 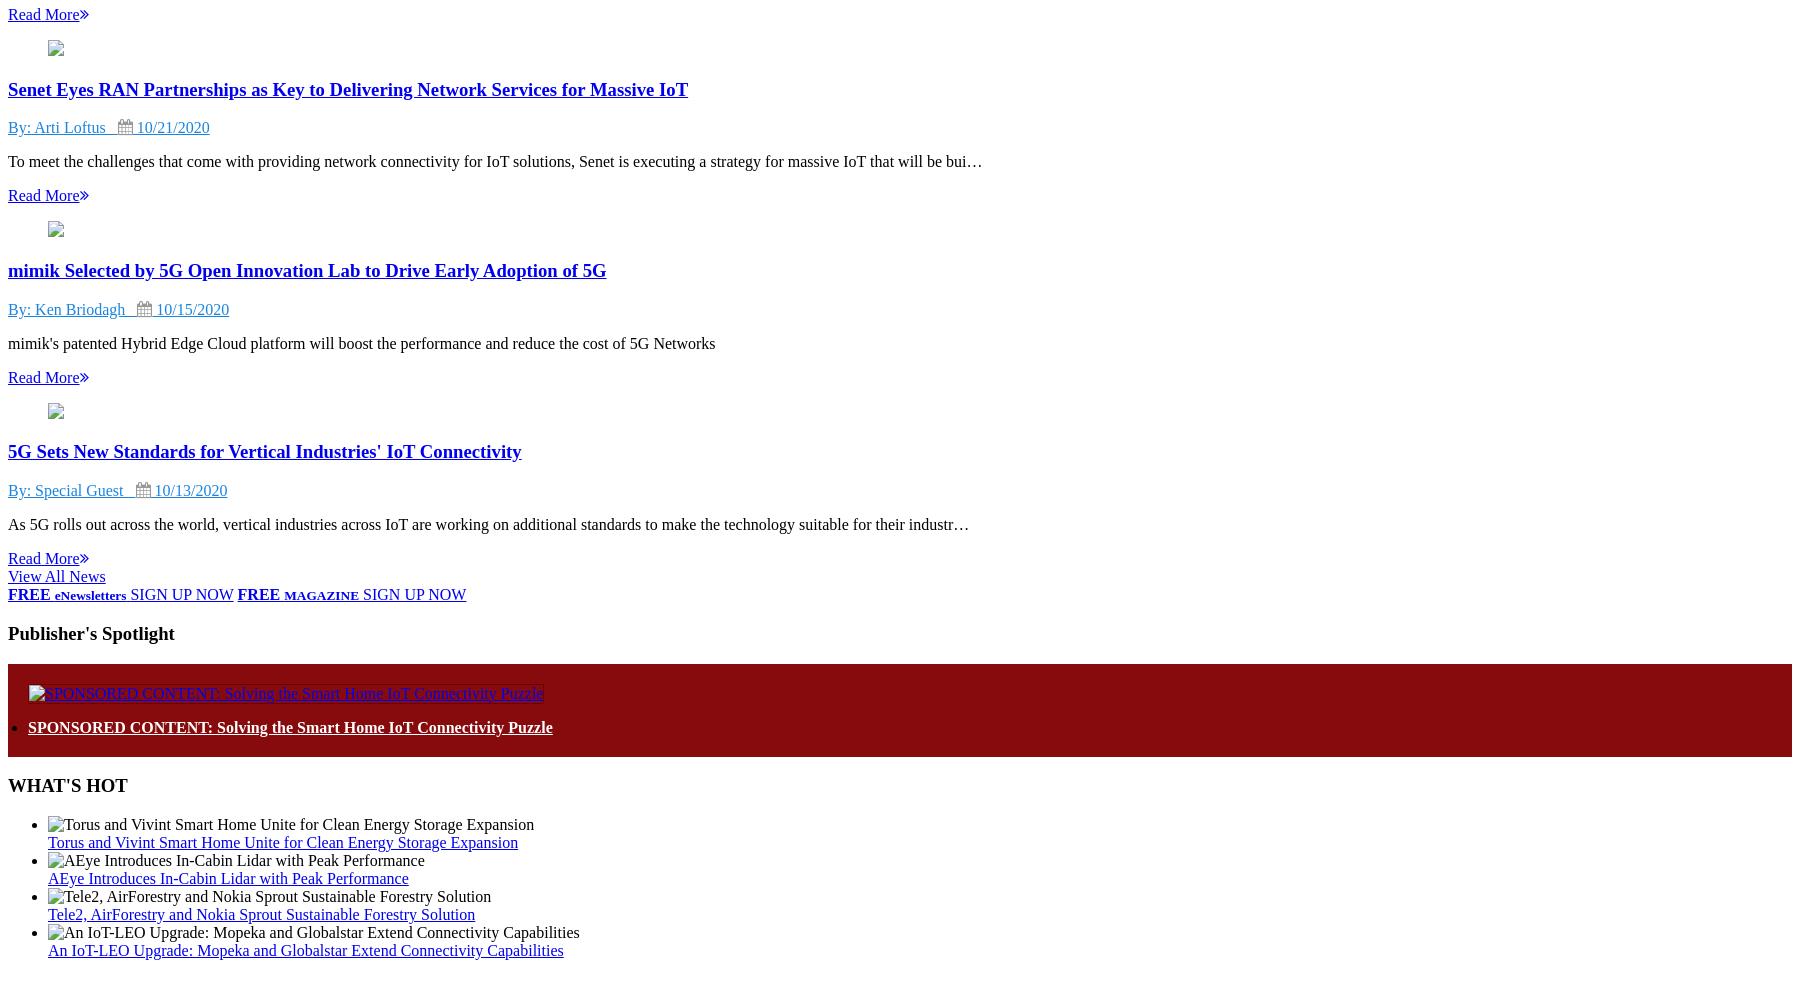 What do you see at coordinates (263, 450) in the screenshot?
I see `'5G Sets New Standards for Vertical Industries' IoT Connectivity'` at bounding box center [263, 450].